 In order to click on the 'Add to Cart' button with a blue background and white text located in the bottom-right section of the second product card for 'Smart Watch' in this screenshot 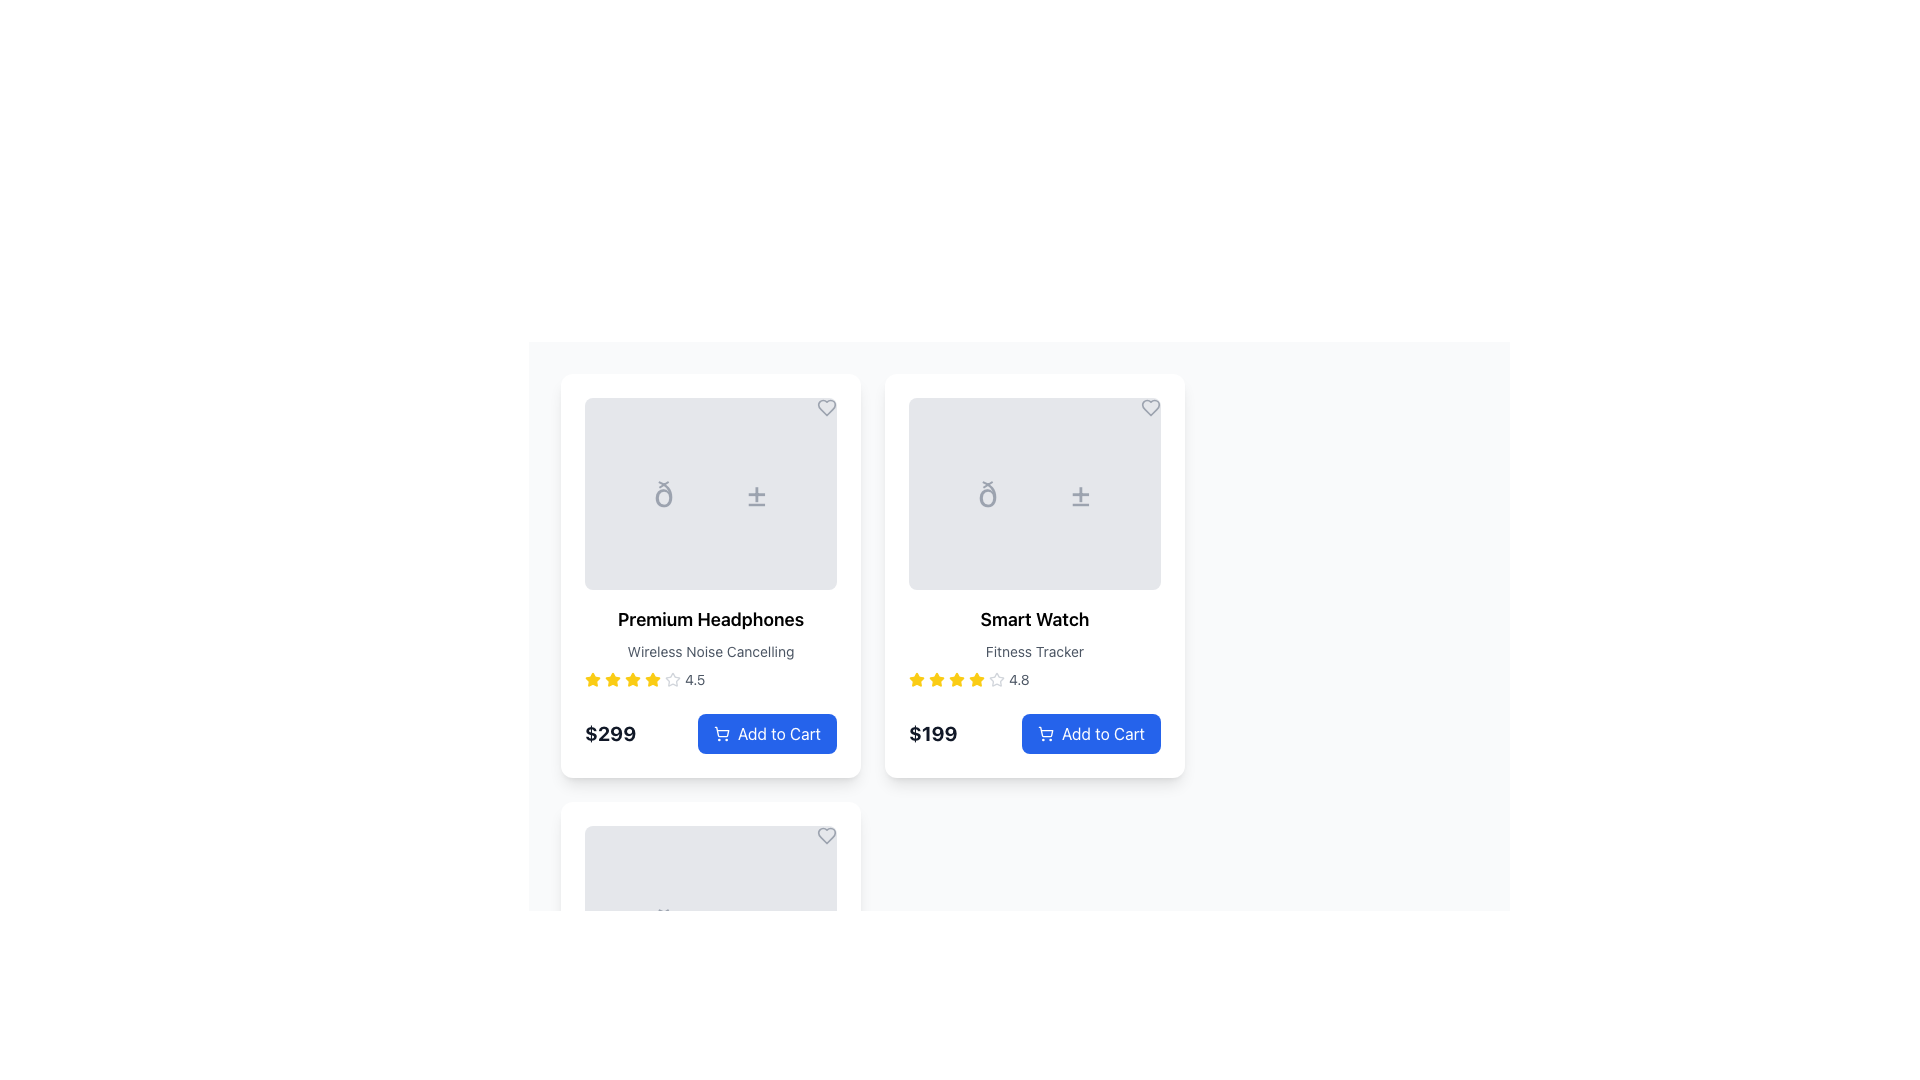, I will do `click(1090, 733)`.